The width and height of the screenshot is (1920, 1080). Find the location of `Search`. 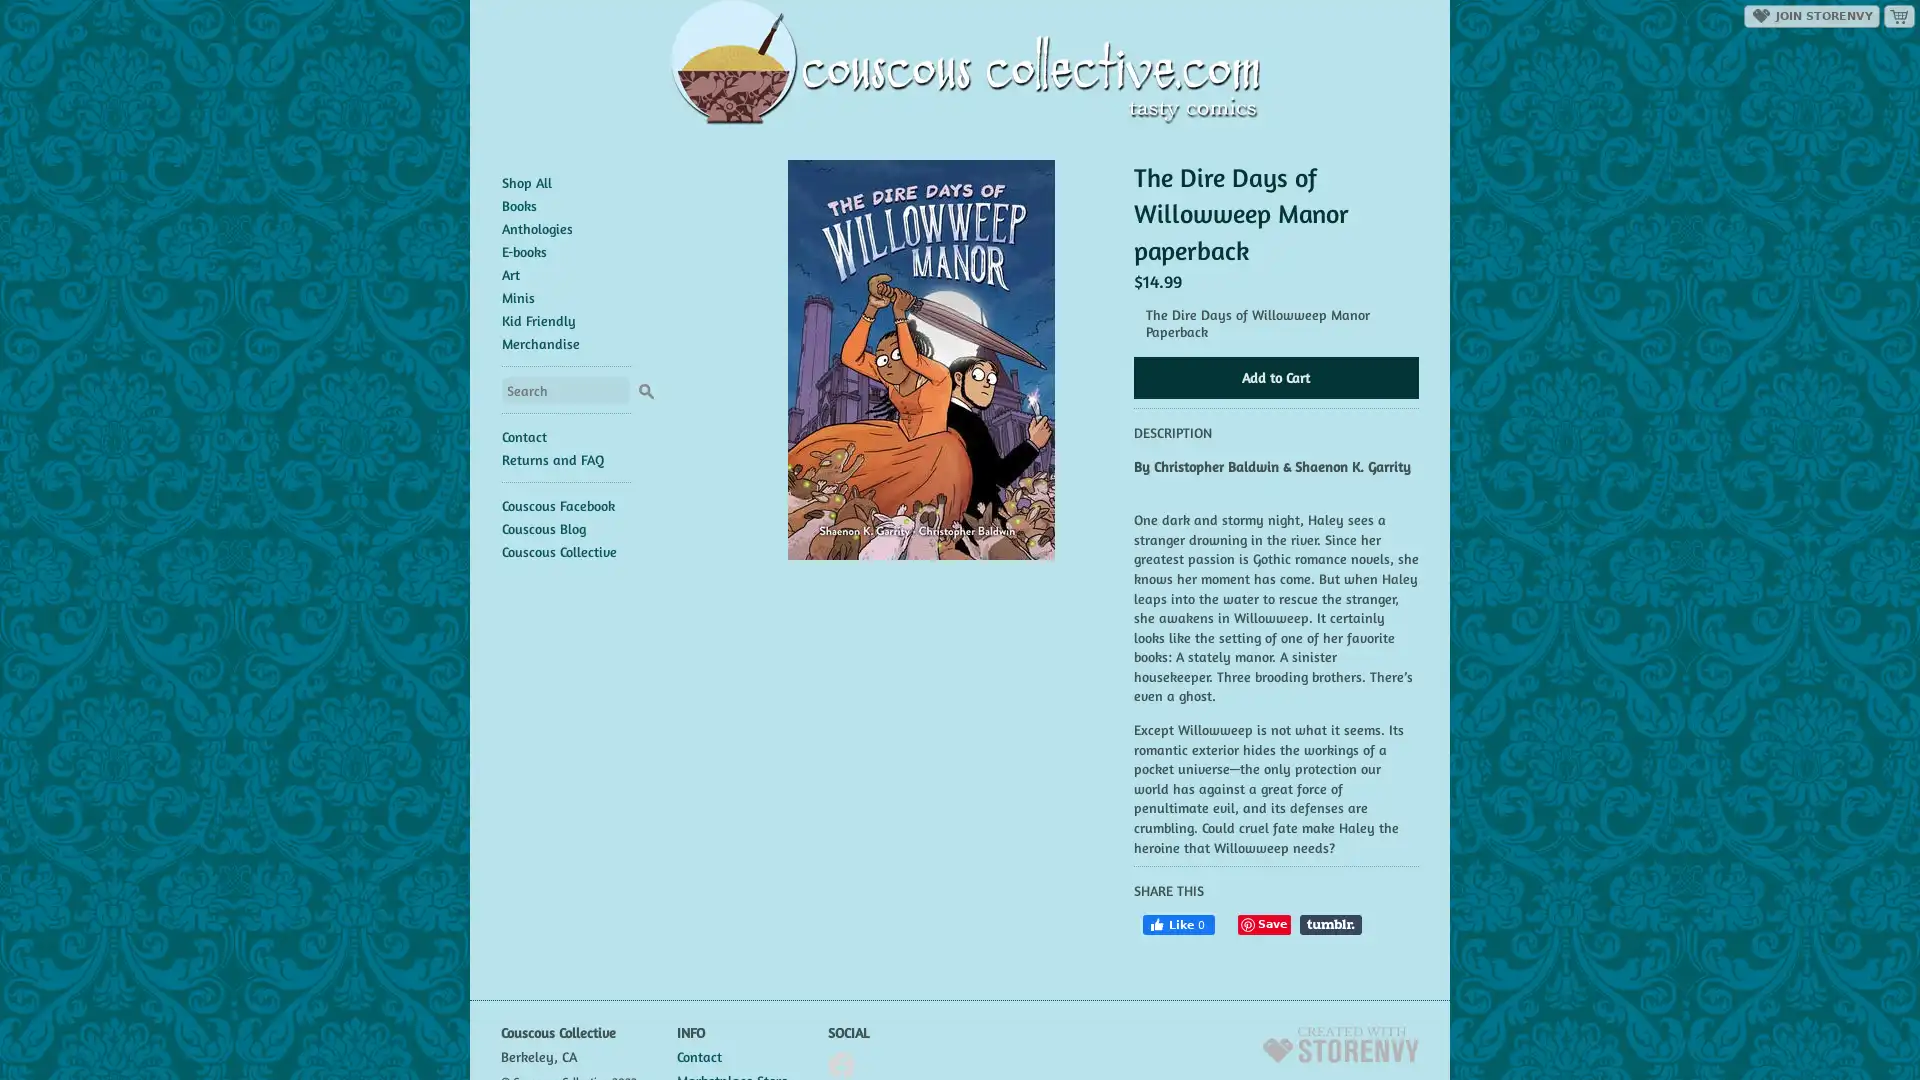

Search is located at coordinates (645, 388).